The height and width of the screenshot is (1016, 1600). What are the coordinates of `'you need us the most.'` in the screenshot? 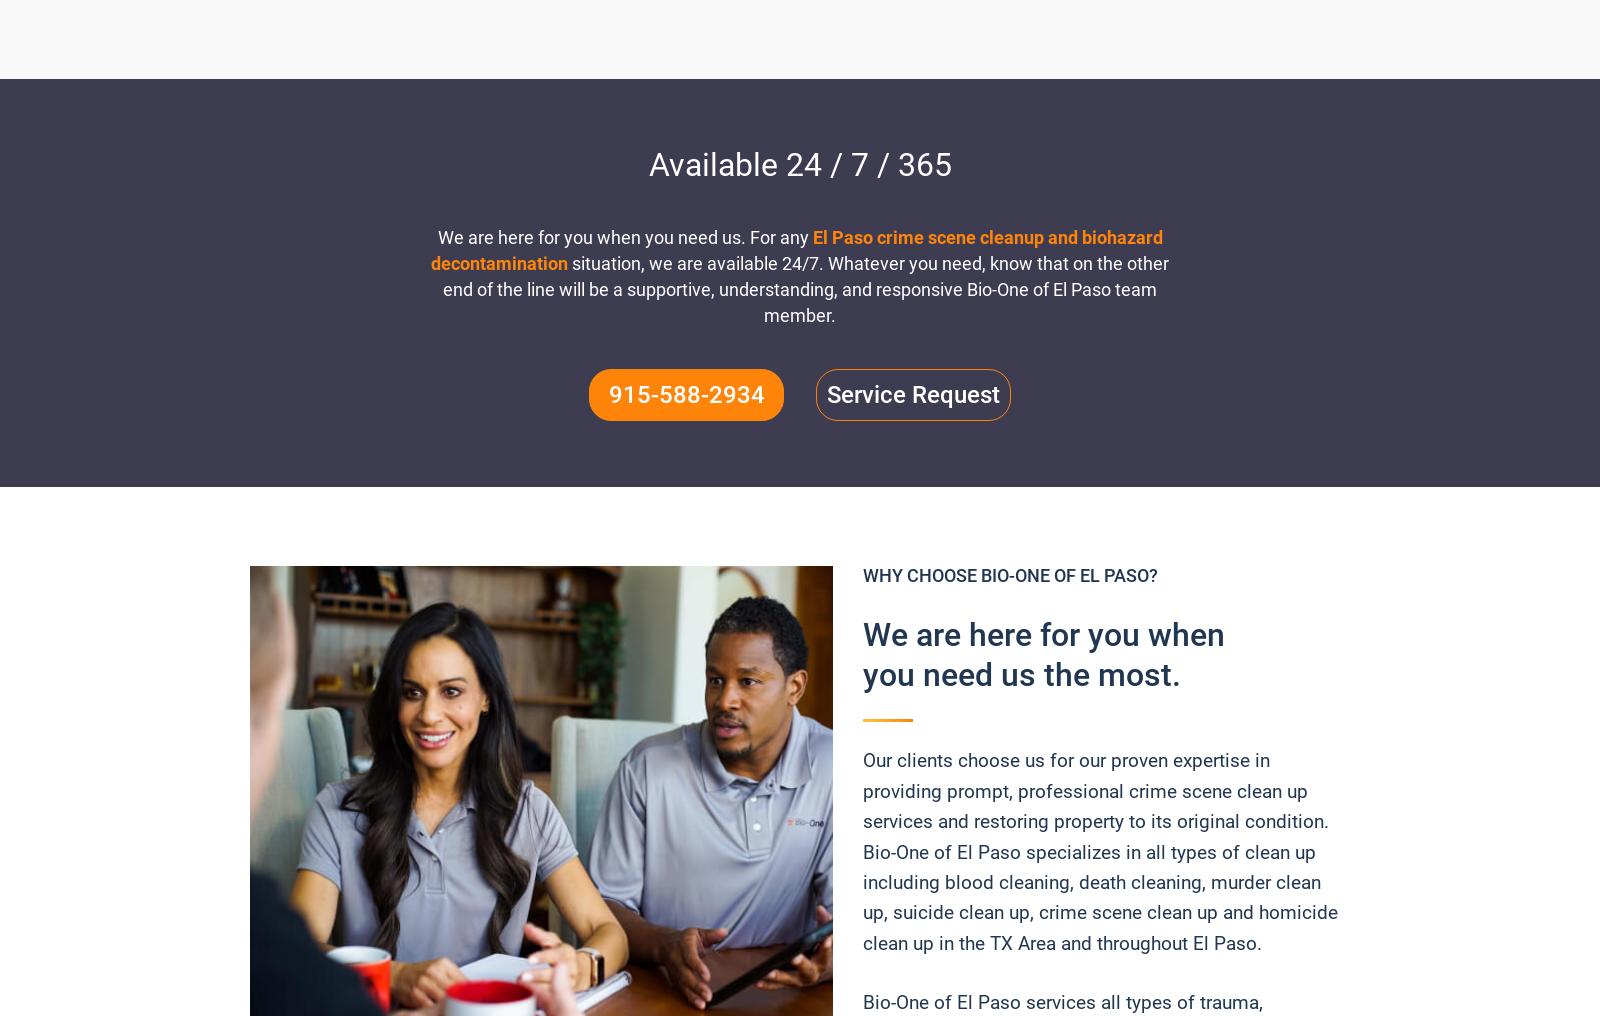 It's located at (1022, 674).